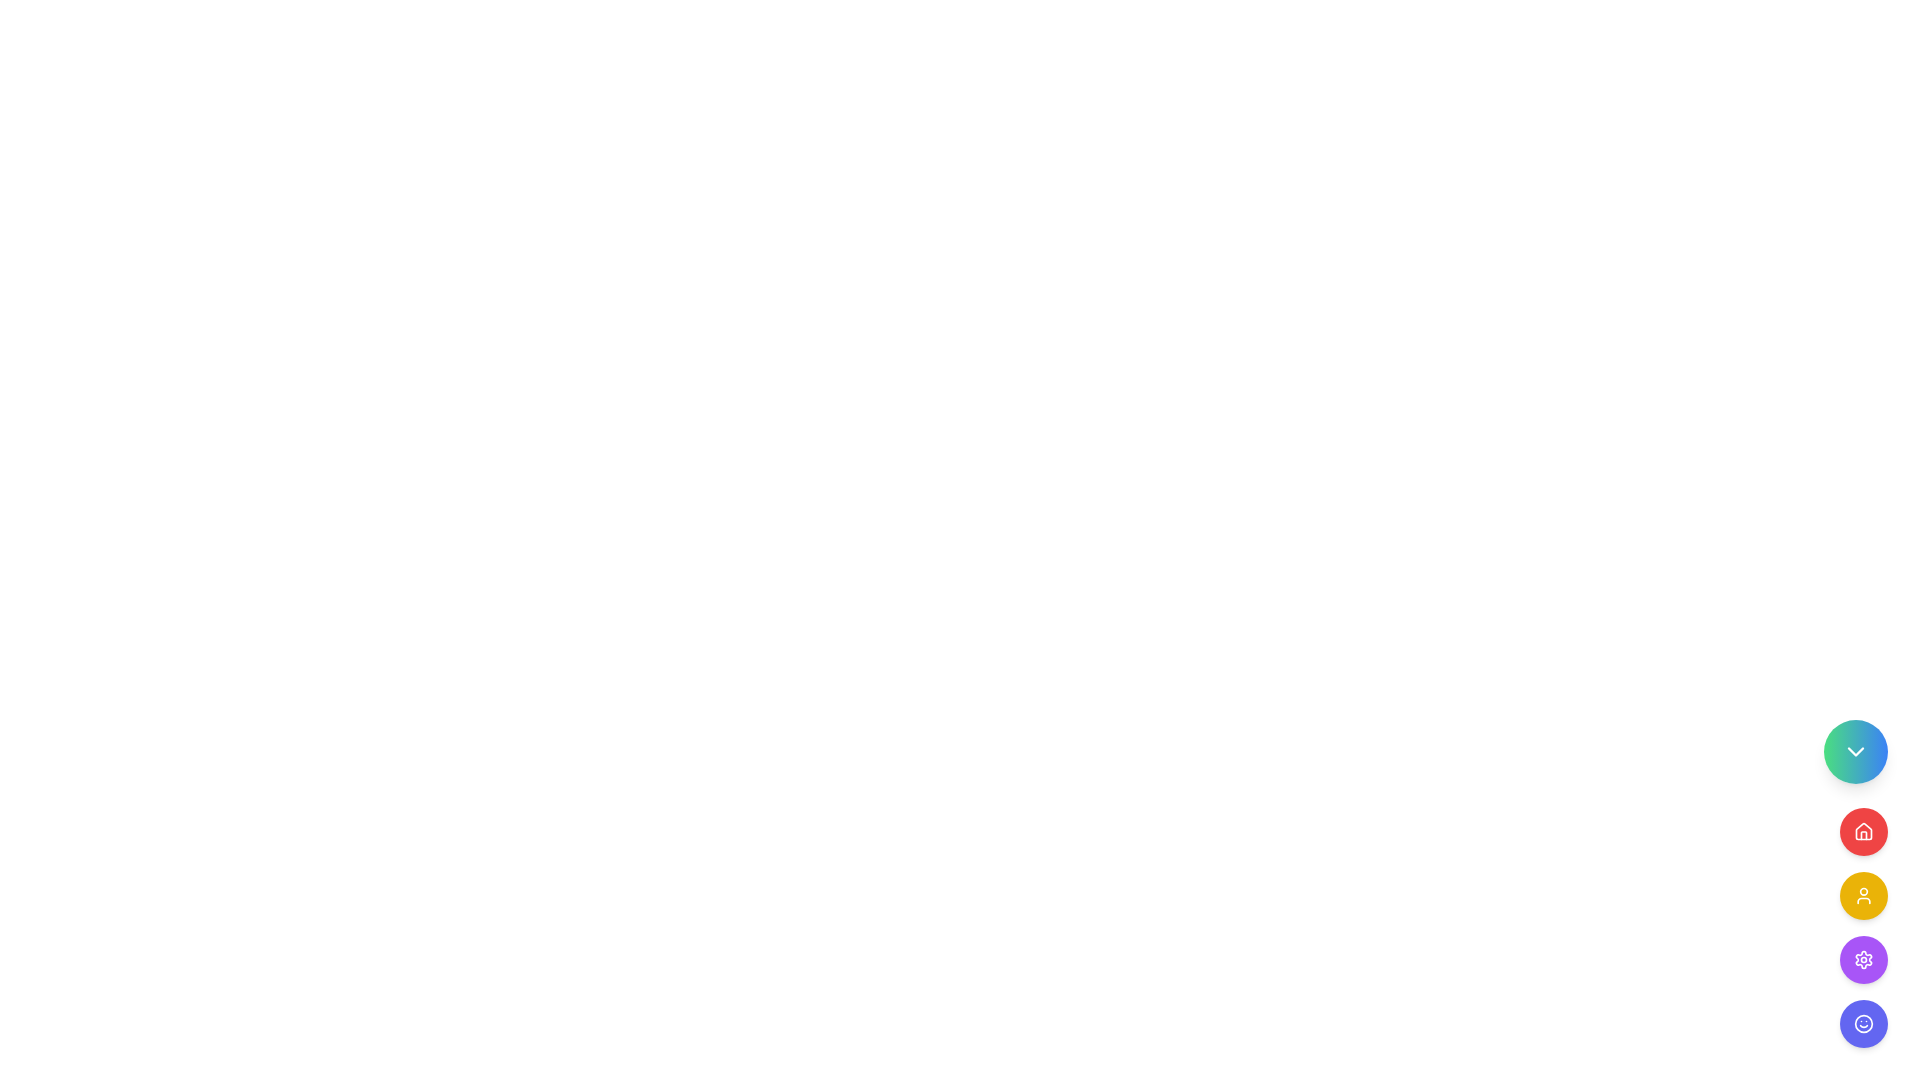 Image resolution: width=1920 pixels, height=1080 pixels. What do you see at coordinates (1862, 1023) in the screenshot?
I see `the circular button with a purple background featuring a white smiley face icon, located at the bottom of the vertical button list` at bounding box center [1862, 1023].